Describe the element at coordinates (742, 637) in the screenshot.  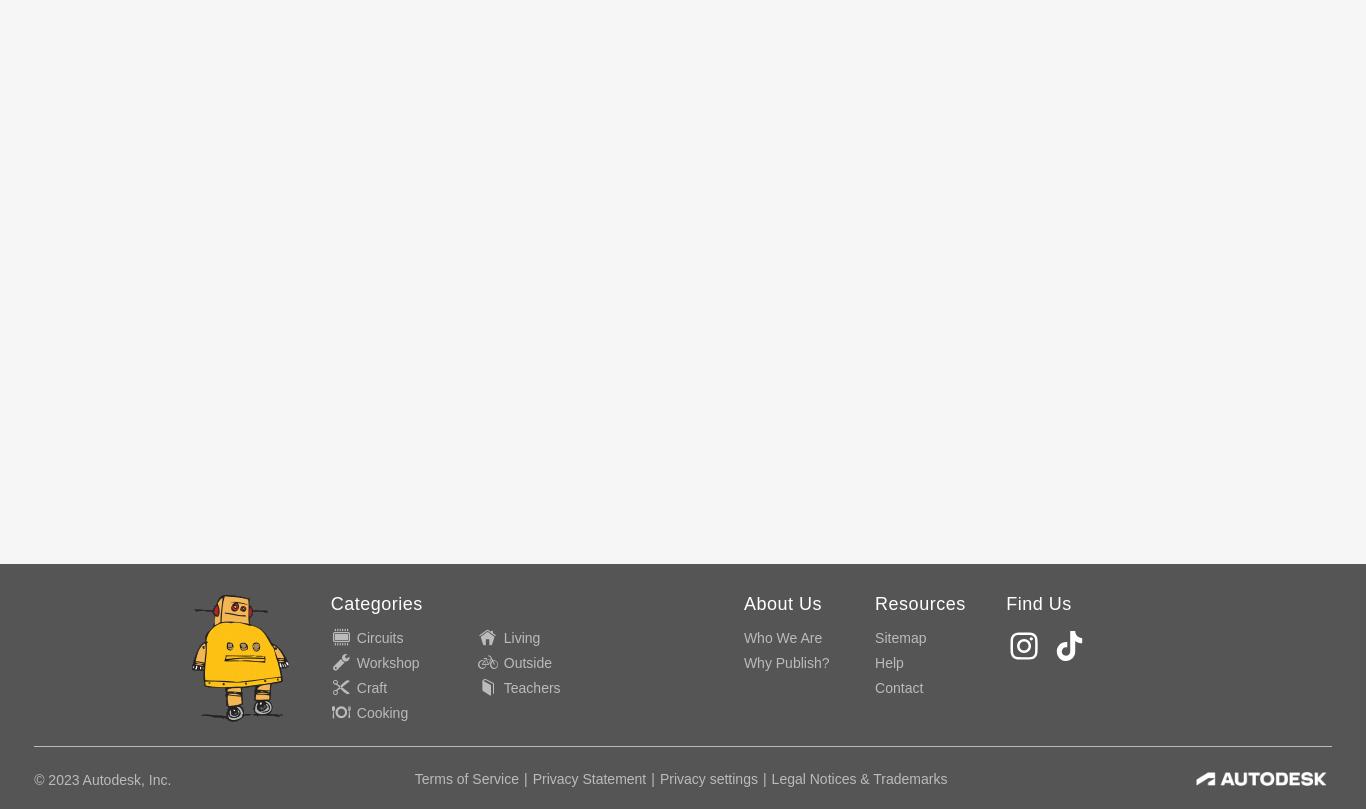
I see `'Who We Are'` at that location.